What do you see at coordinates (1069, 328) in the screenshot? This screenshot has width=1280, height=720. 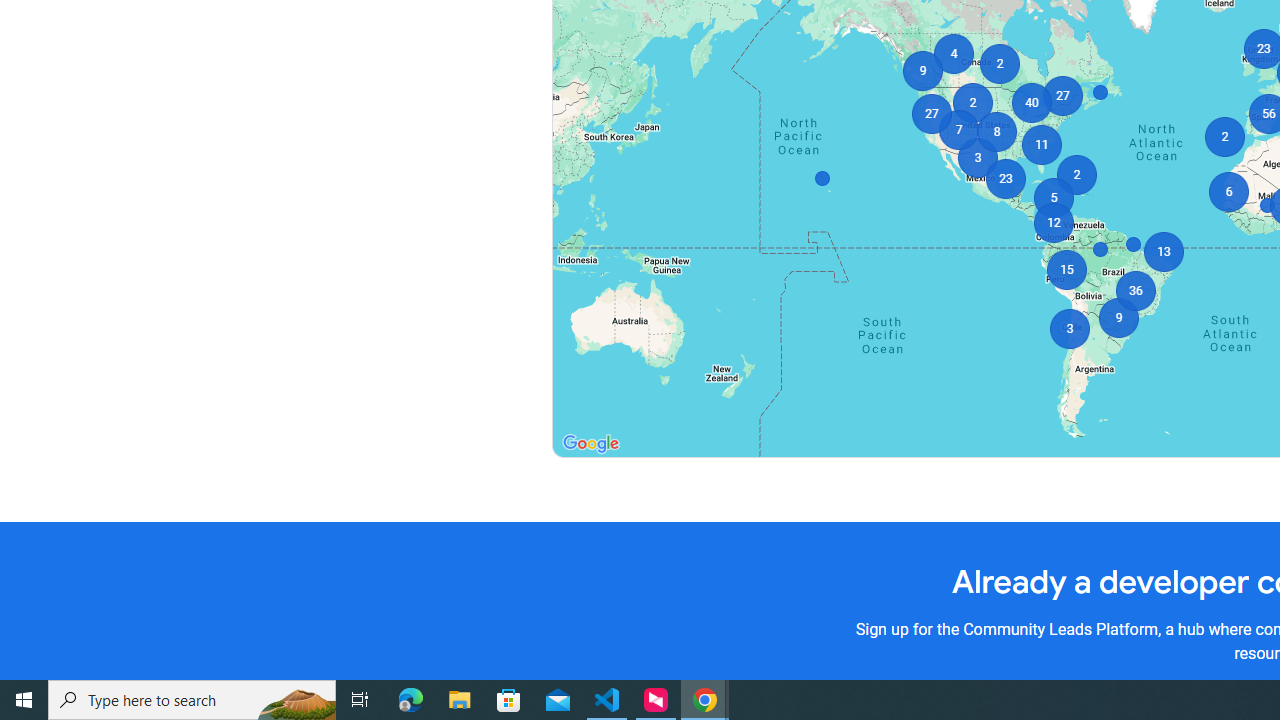 I see `'3'` at bounding box center [1069, 328].